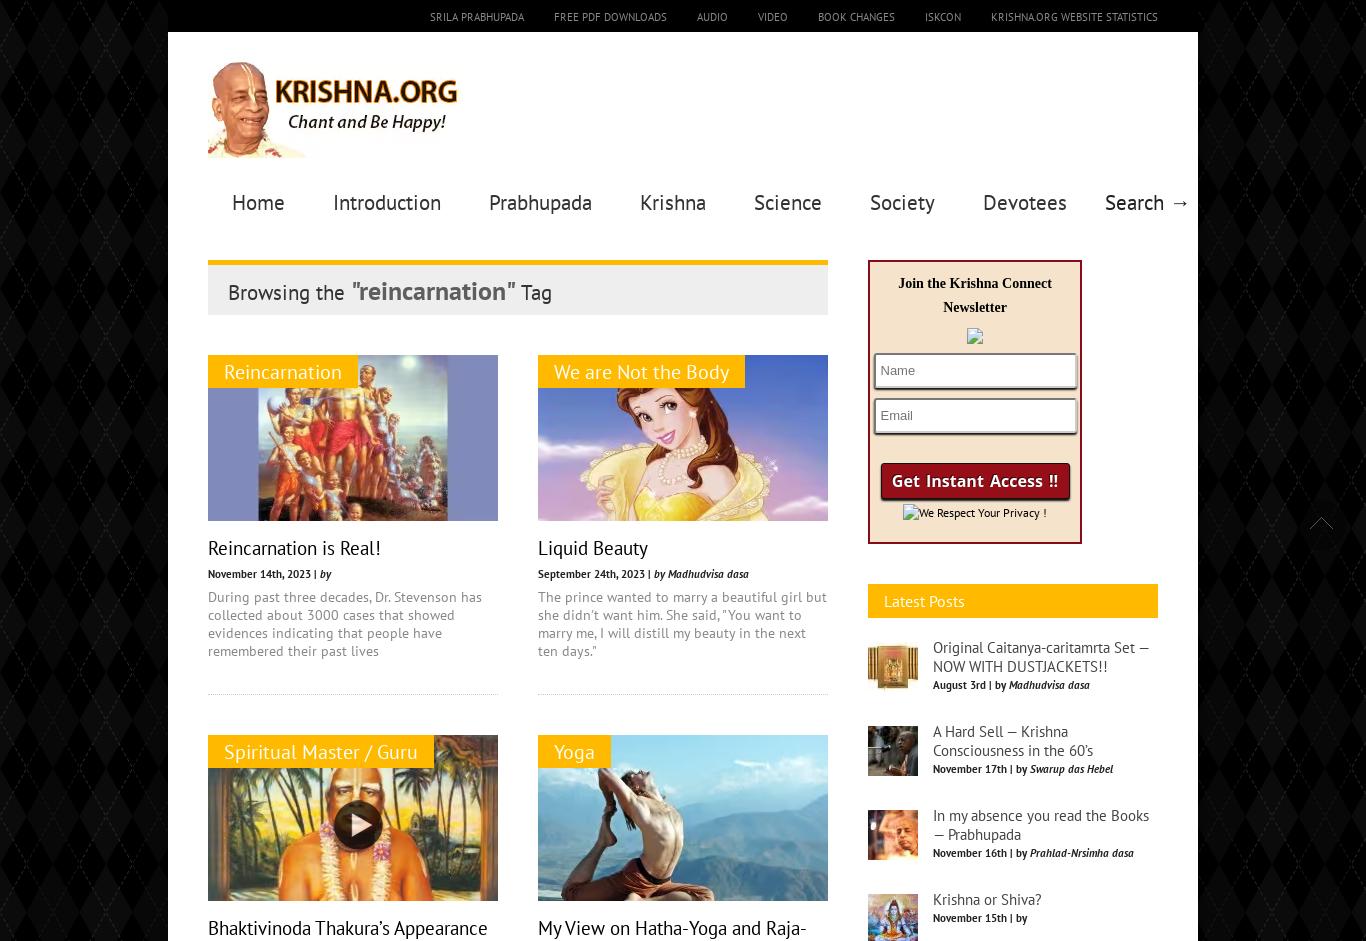 This screenshot has width=1366, height=941. What do you see at coordinates (223, 750) in the screenshot?
I see `'Spiritual Master / Guru'` at bounding box center [223, 750].